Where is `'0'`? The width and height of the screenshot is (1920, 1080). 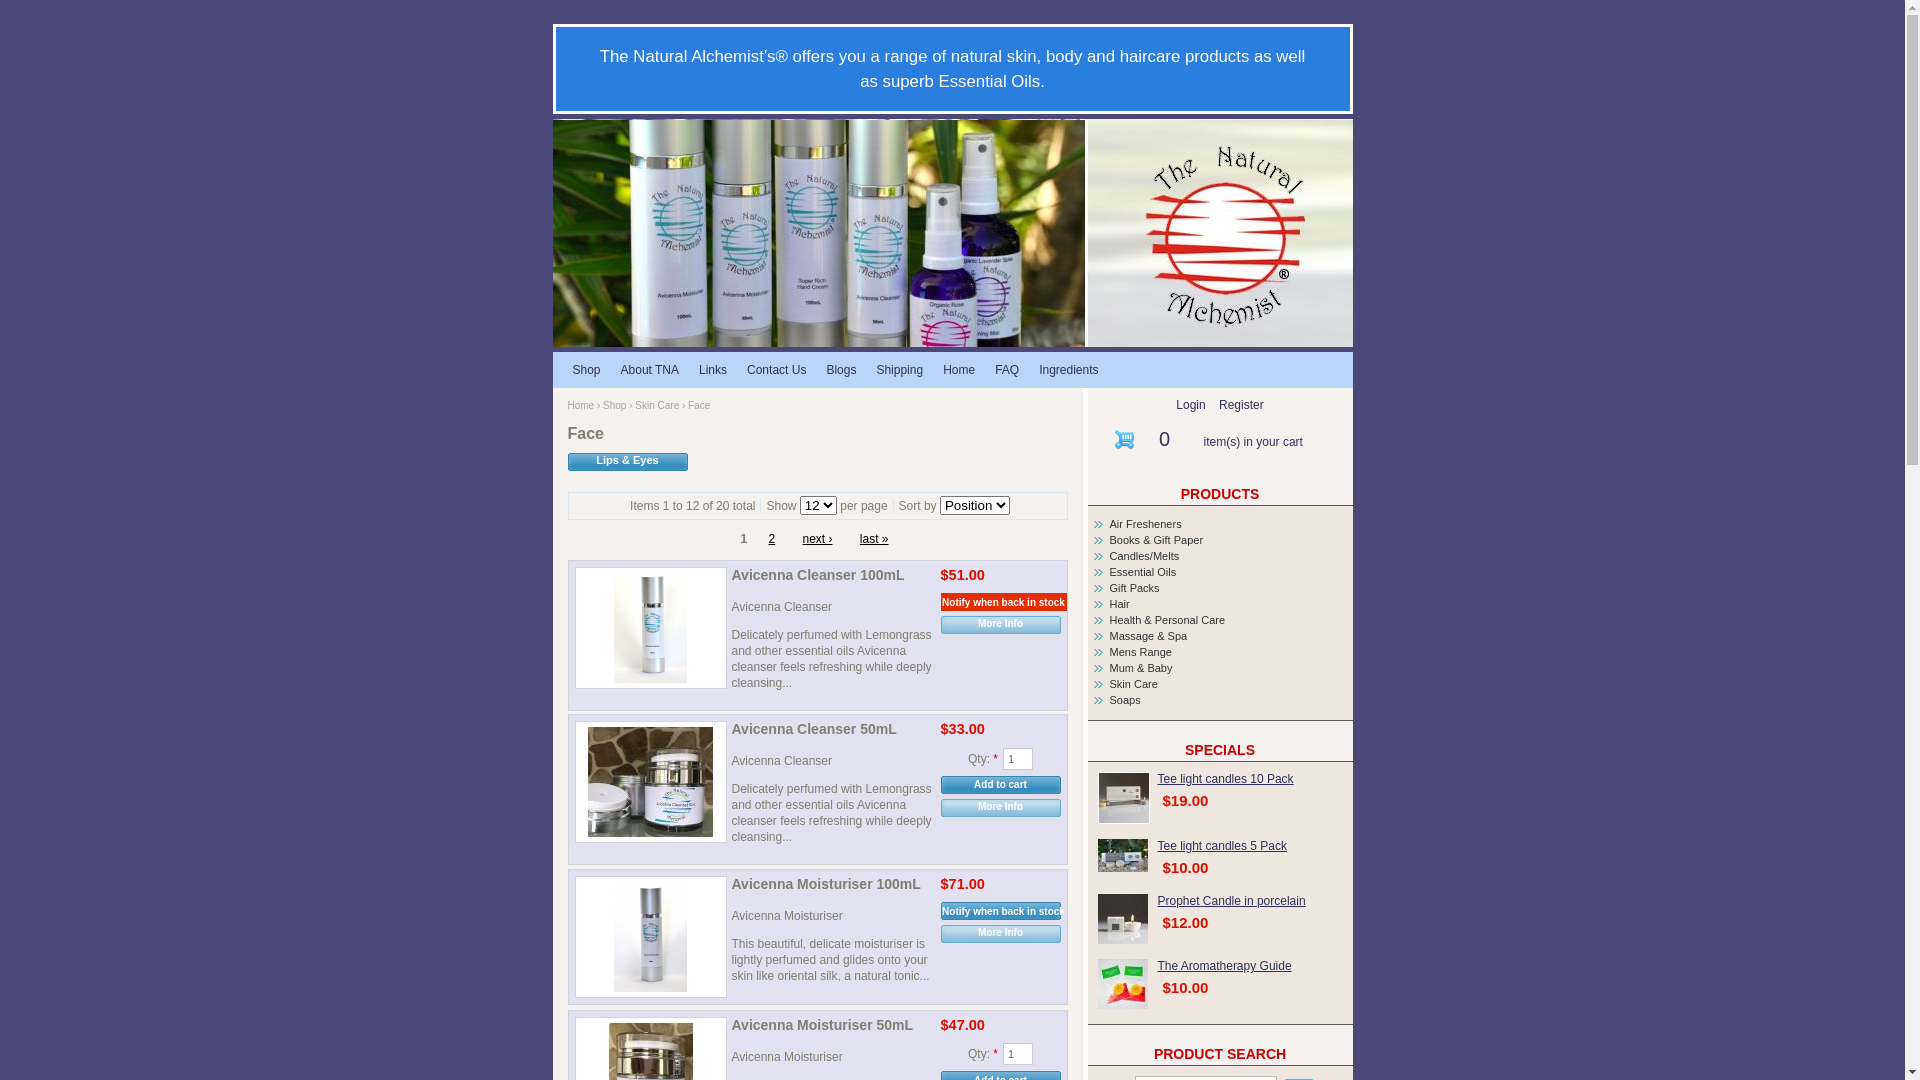
'0' is located at coordinates (1164, 438).